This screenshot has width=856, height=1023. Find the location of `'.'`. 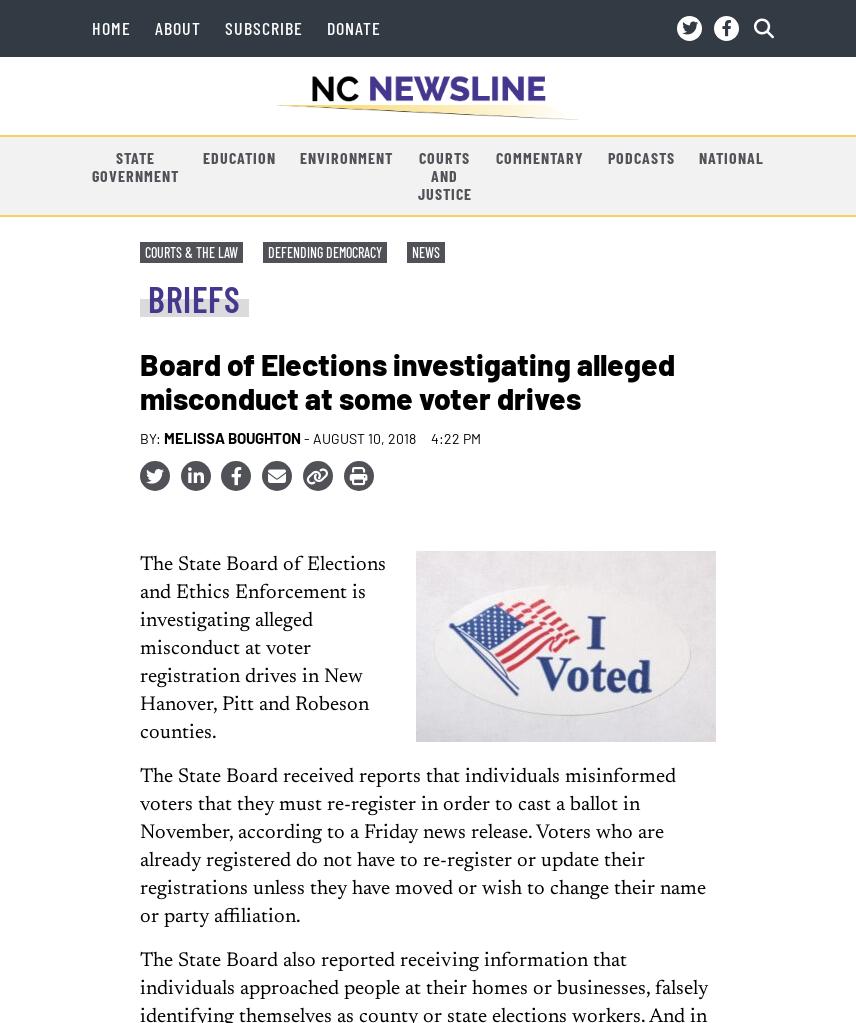

'.' is located at coordinates (379, 531).